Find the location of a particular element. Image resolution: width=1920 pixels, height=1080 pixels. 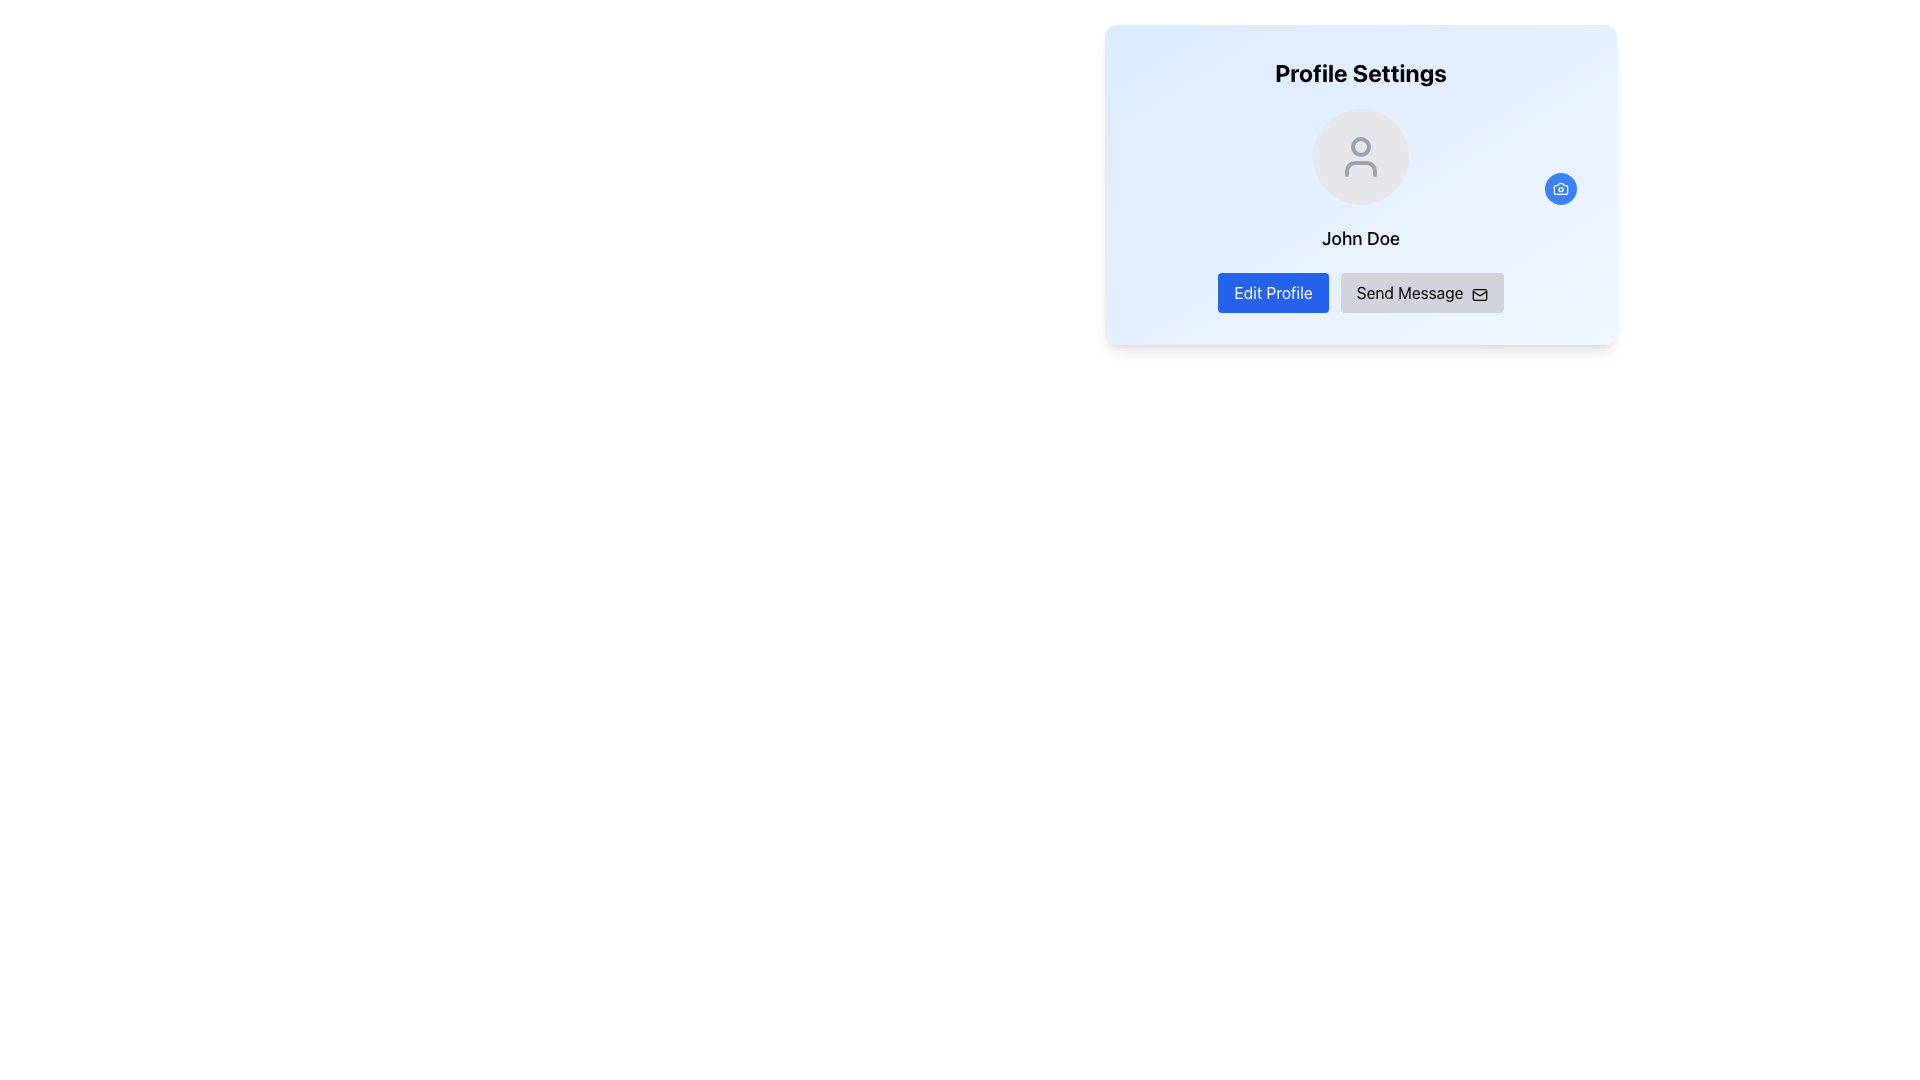

the text label displaying 'John Doe' located beneath the circular avatar in the profile settings section is located at coordinates (1360, 238).